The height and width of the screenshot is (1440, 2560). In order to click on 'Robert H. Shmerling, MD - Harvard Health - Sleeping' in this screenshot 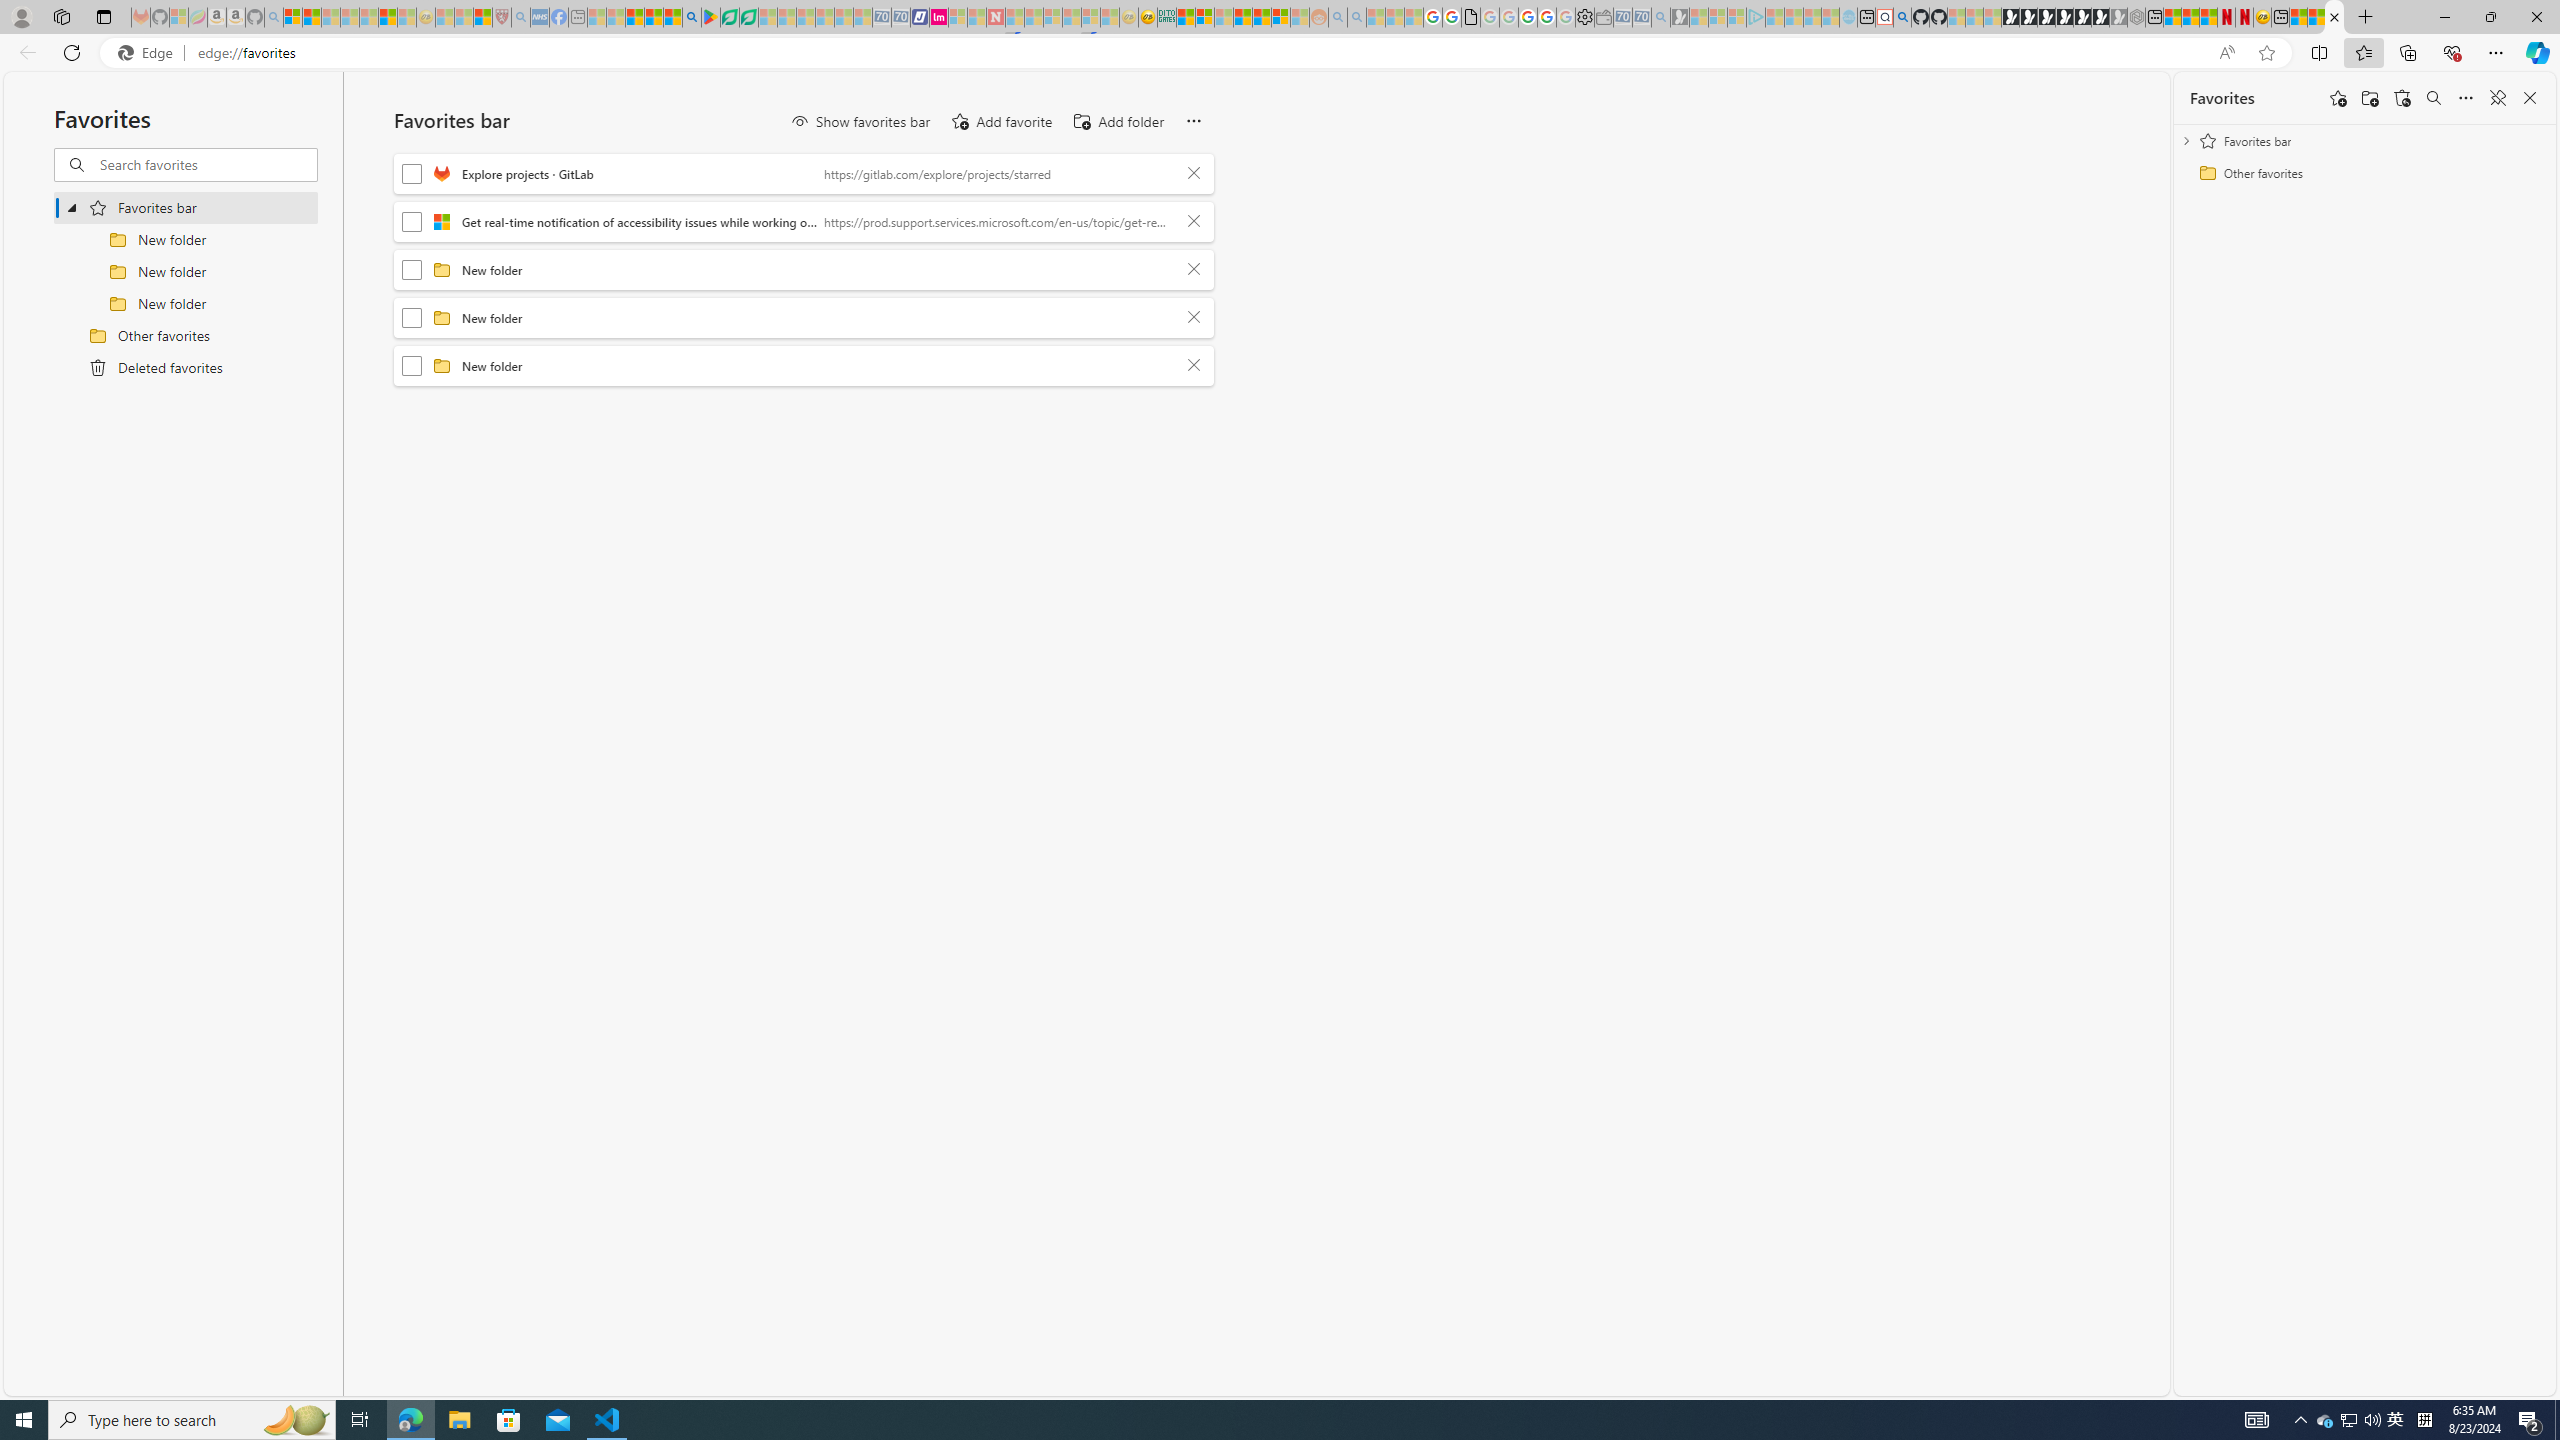, I will do `click(501, 16)`.